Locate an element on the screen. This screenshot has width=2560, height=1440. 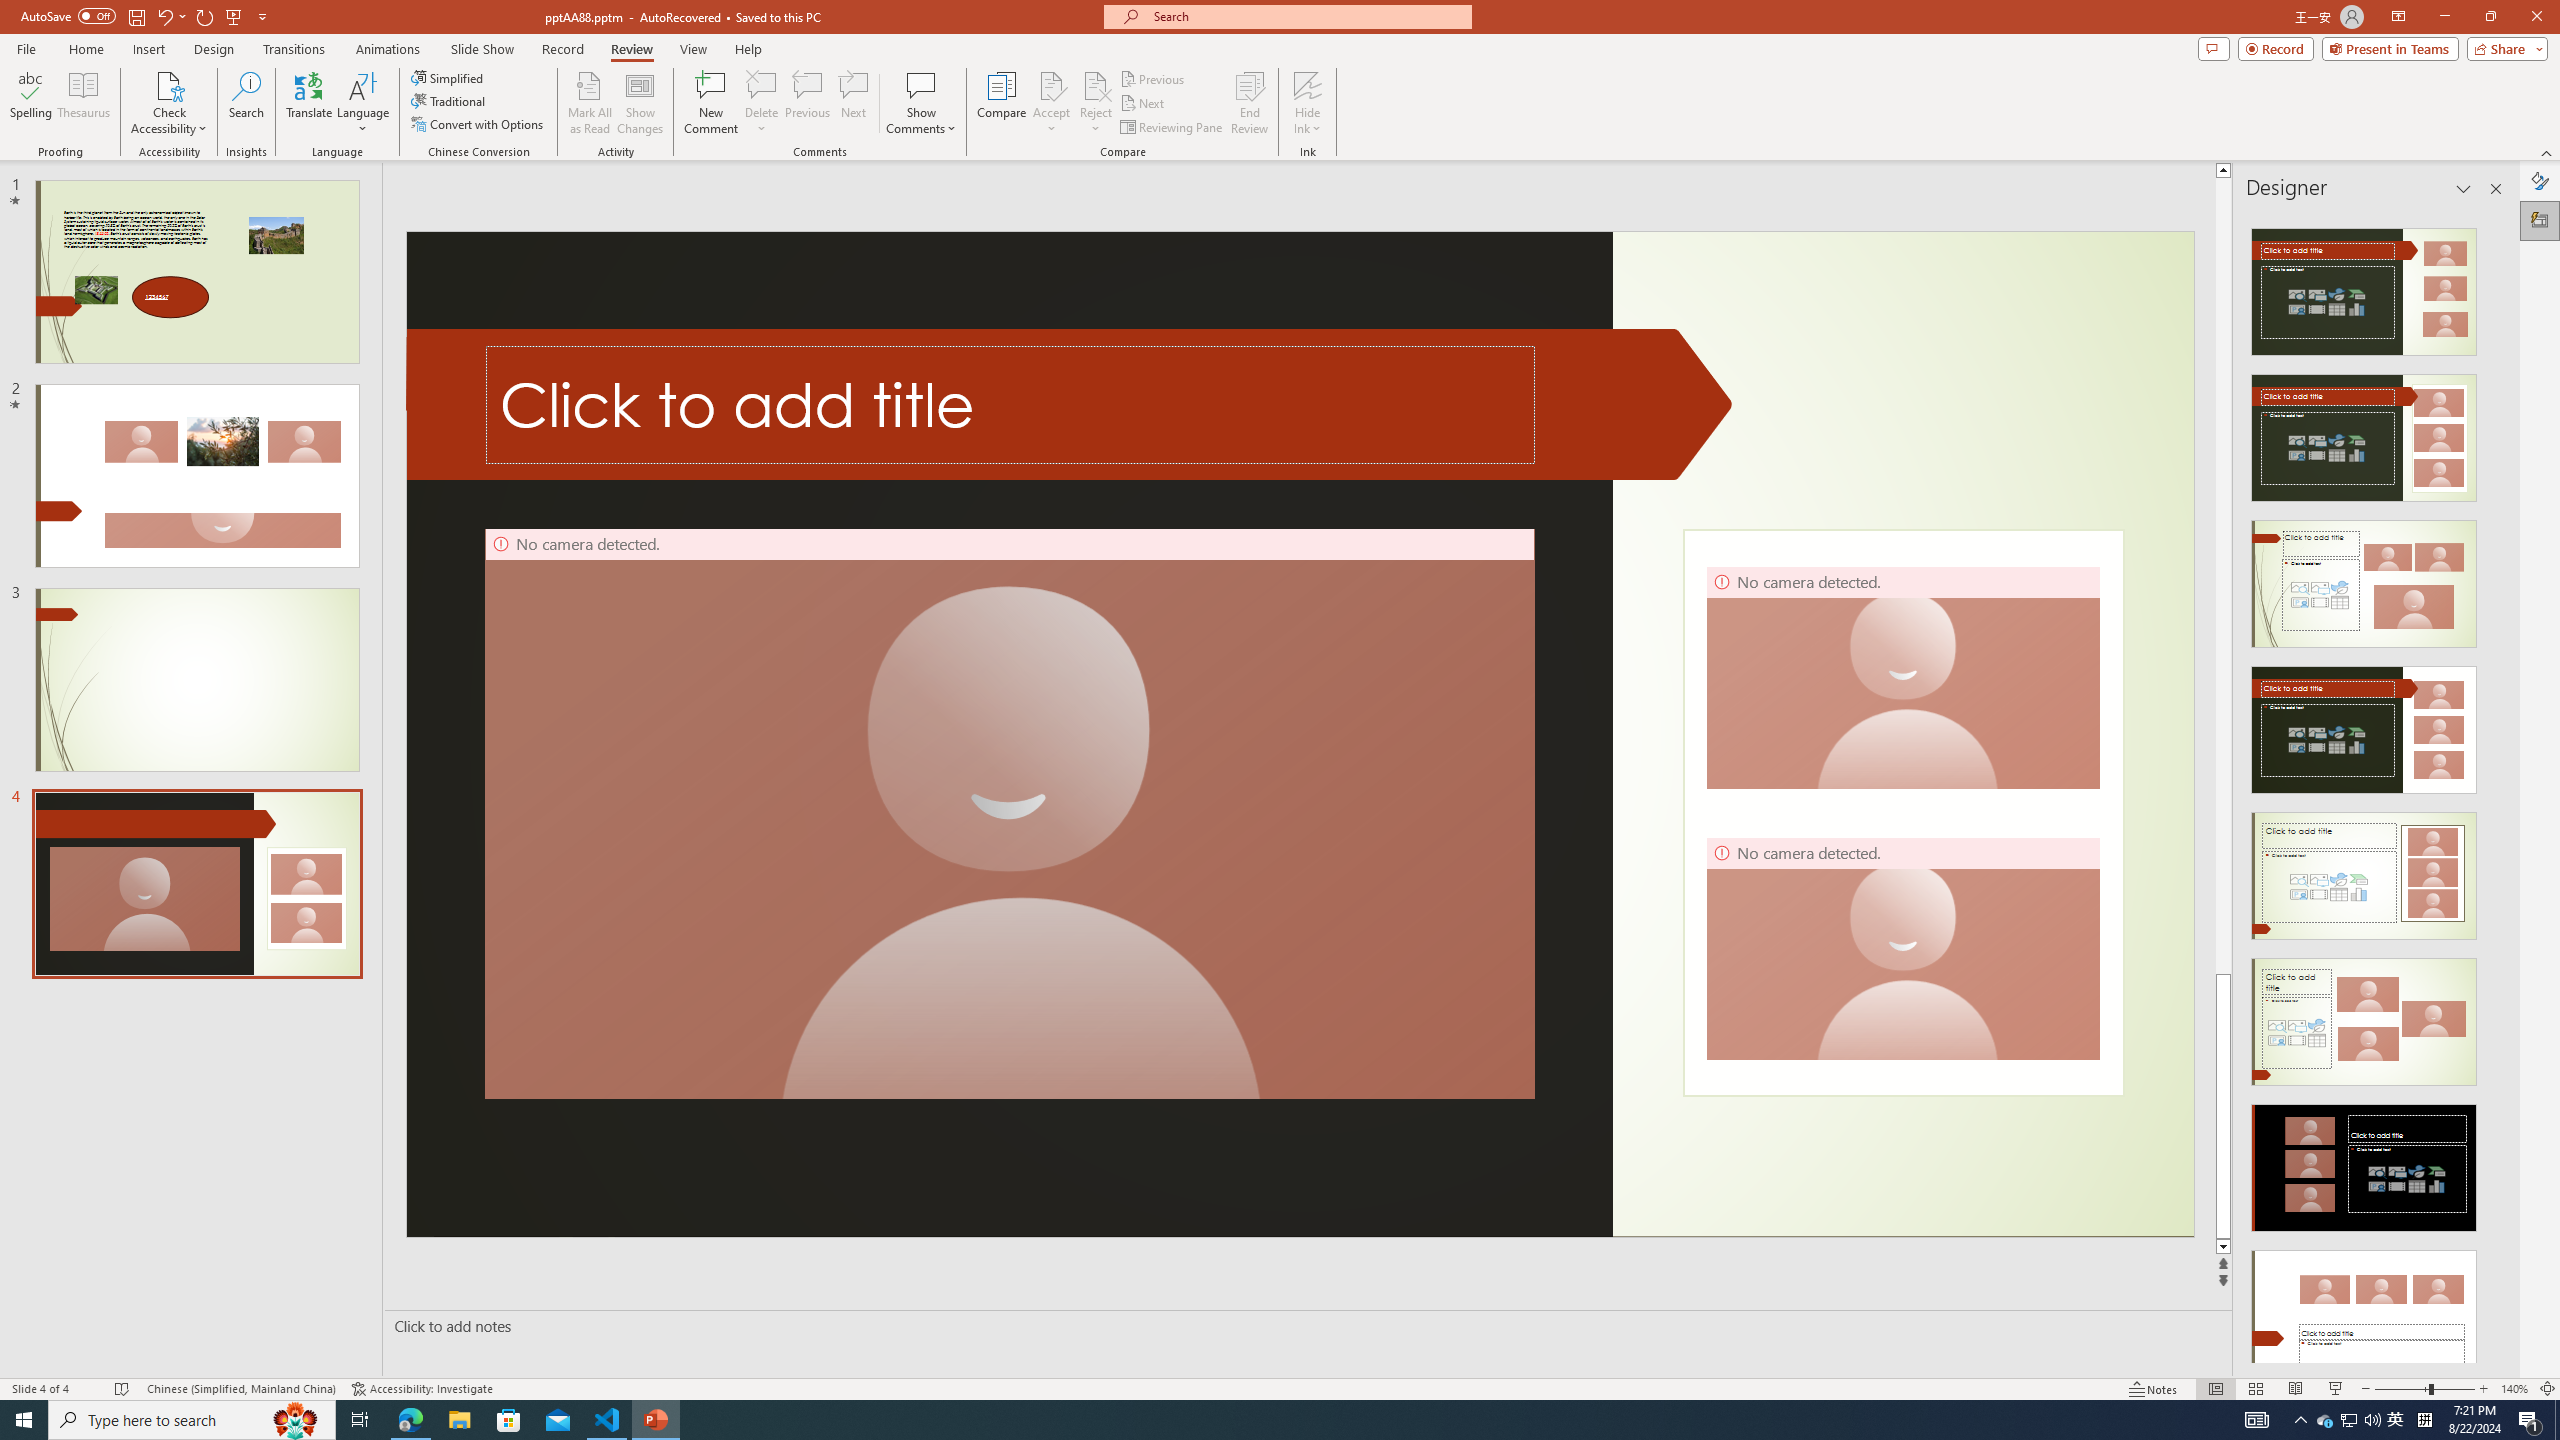
'Previous' is located at coordinates (1153, 78).